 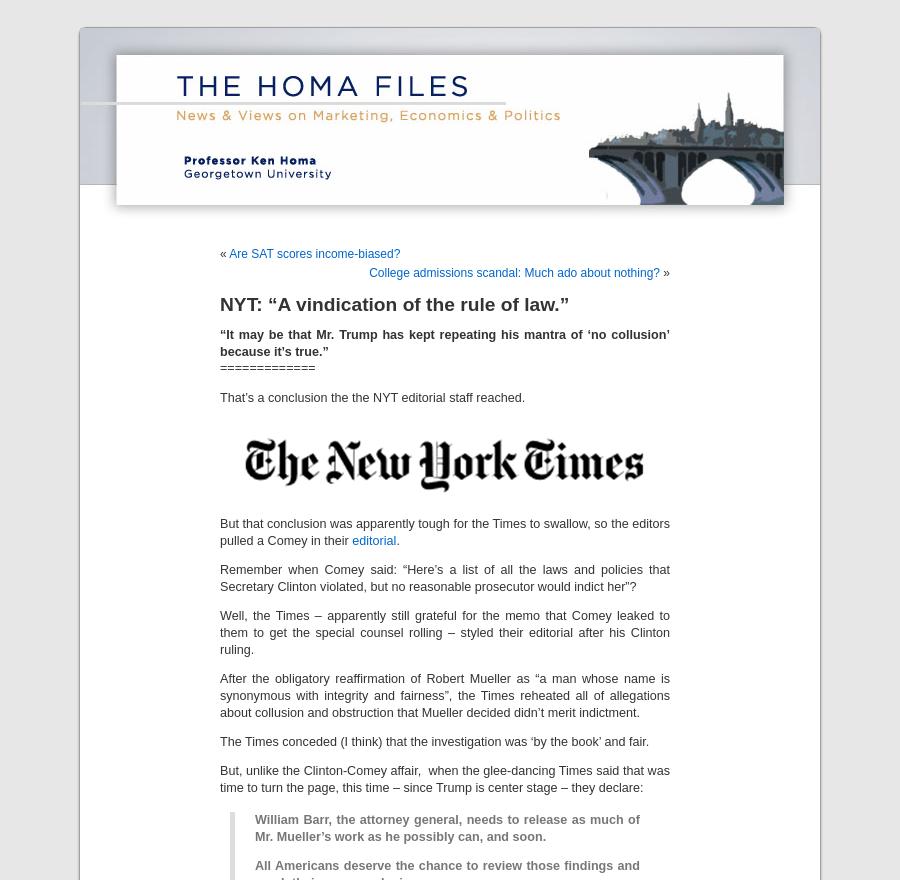 What do you see at coordinates (374, 538) in the screenshot?
I see `'editorial'` at bounding box center [374, 538].